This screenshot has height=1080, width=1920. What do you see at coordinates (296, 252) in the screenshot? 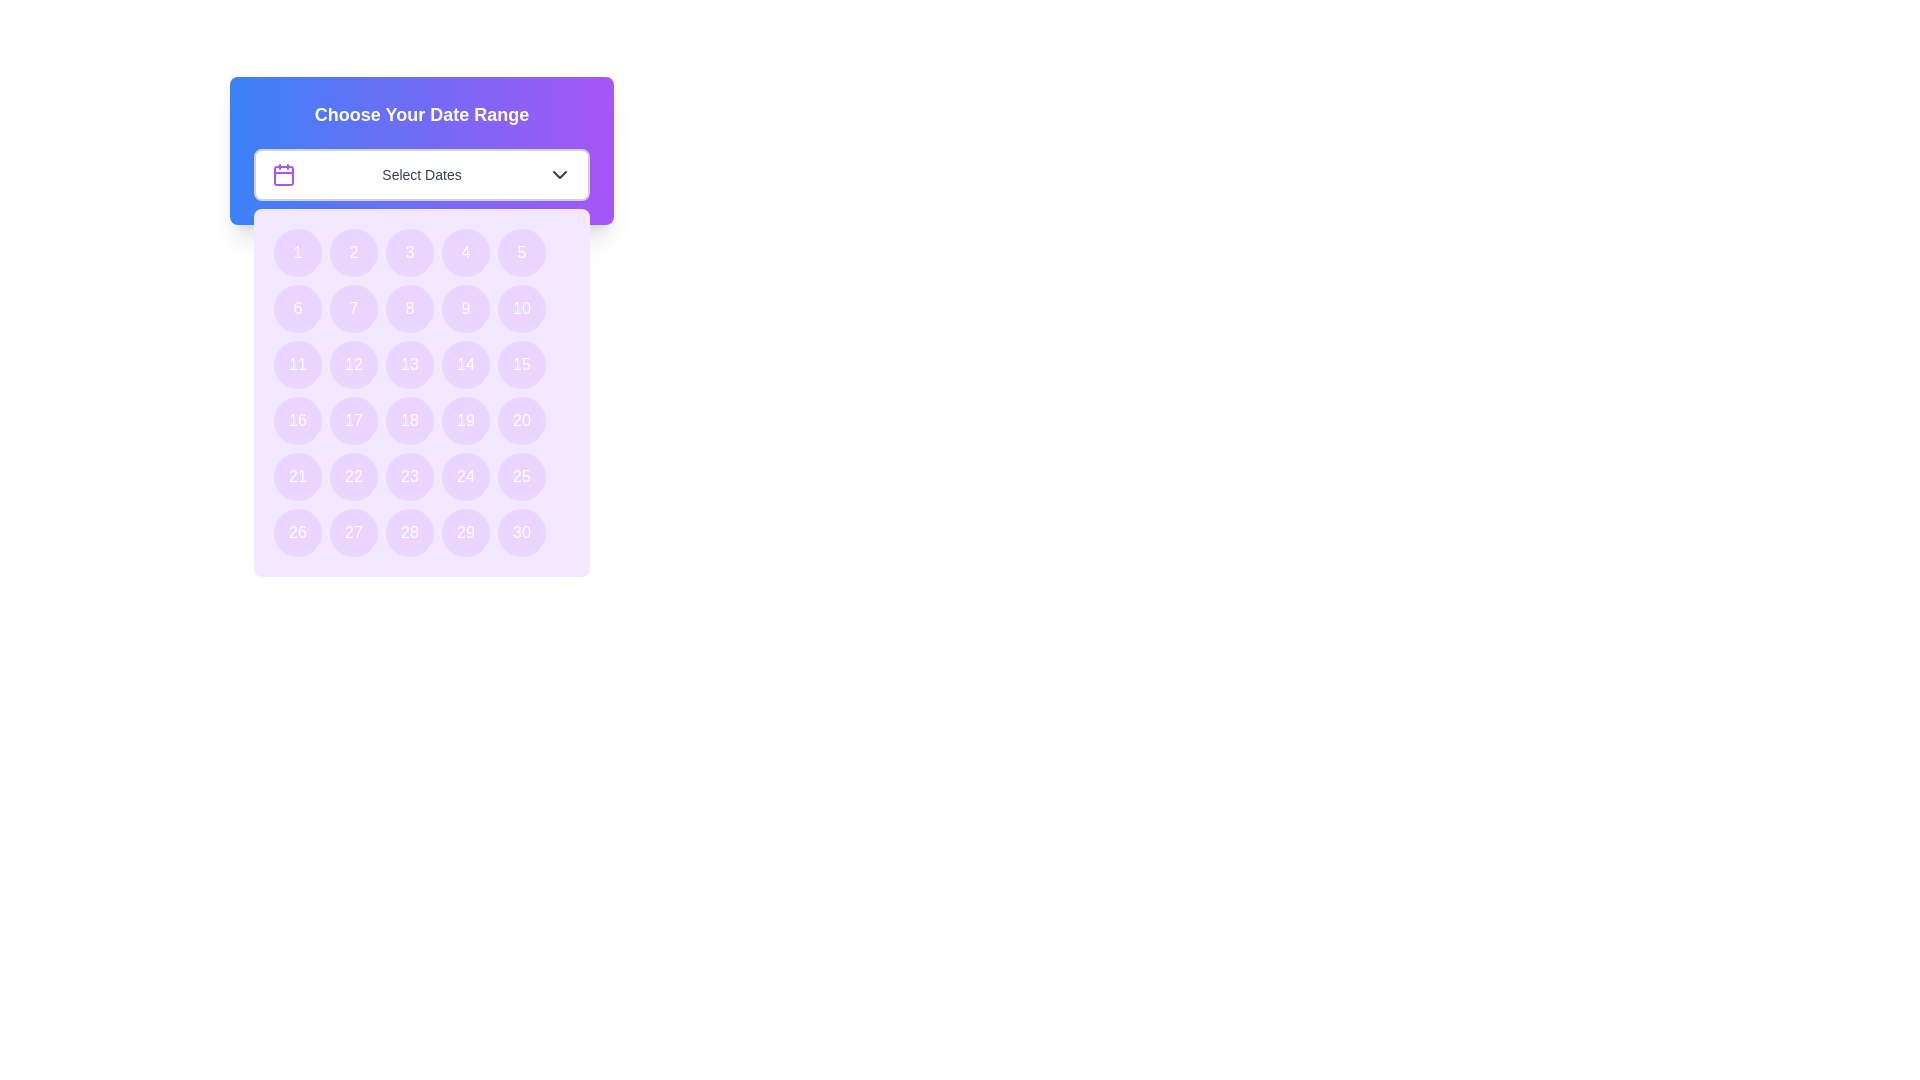
I see `the first button in the top-left corner of the date-picker grid` at bounding box center [296, 252].